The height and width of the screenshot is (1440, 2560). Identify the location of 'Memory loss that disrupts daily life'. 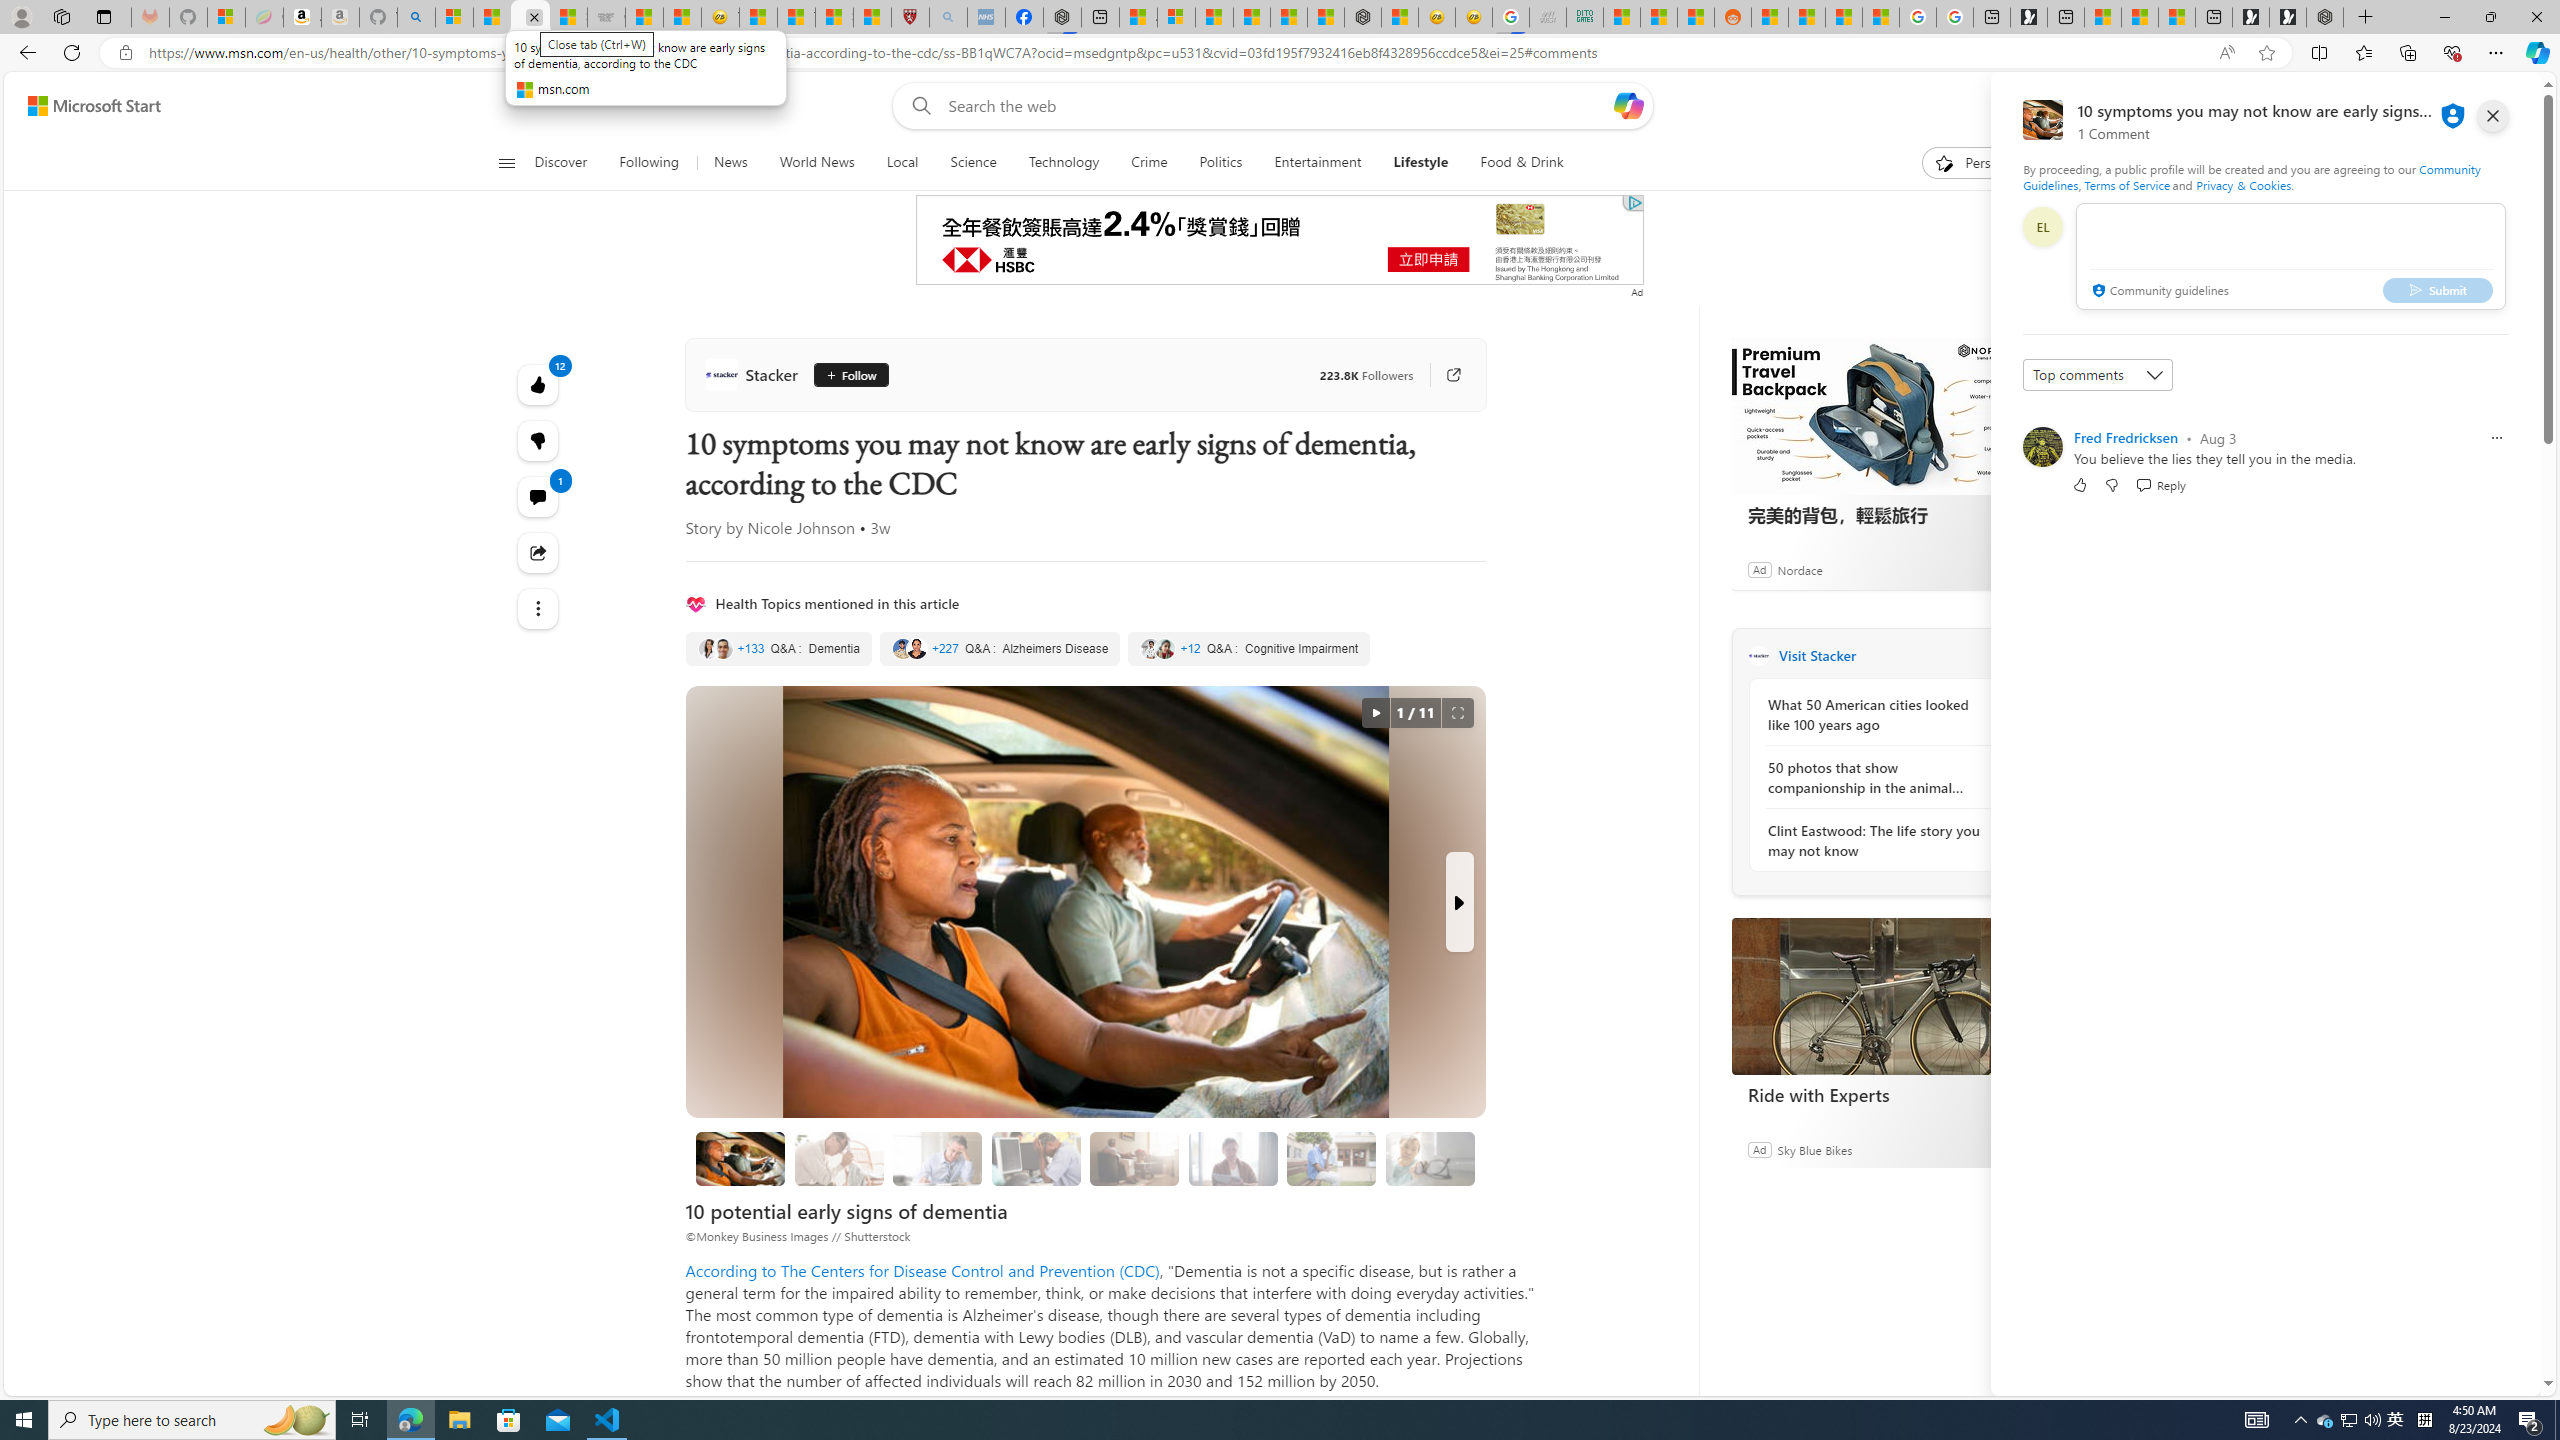
(837, 1158).